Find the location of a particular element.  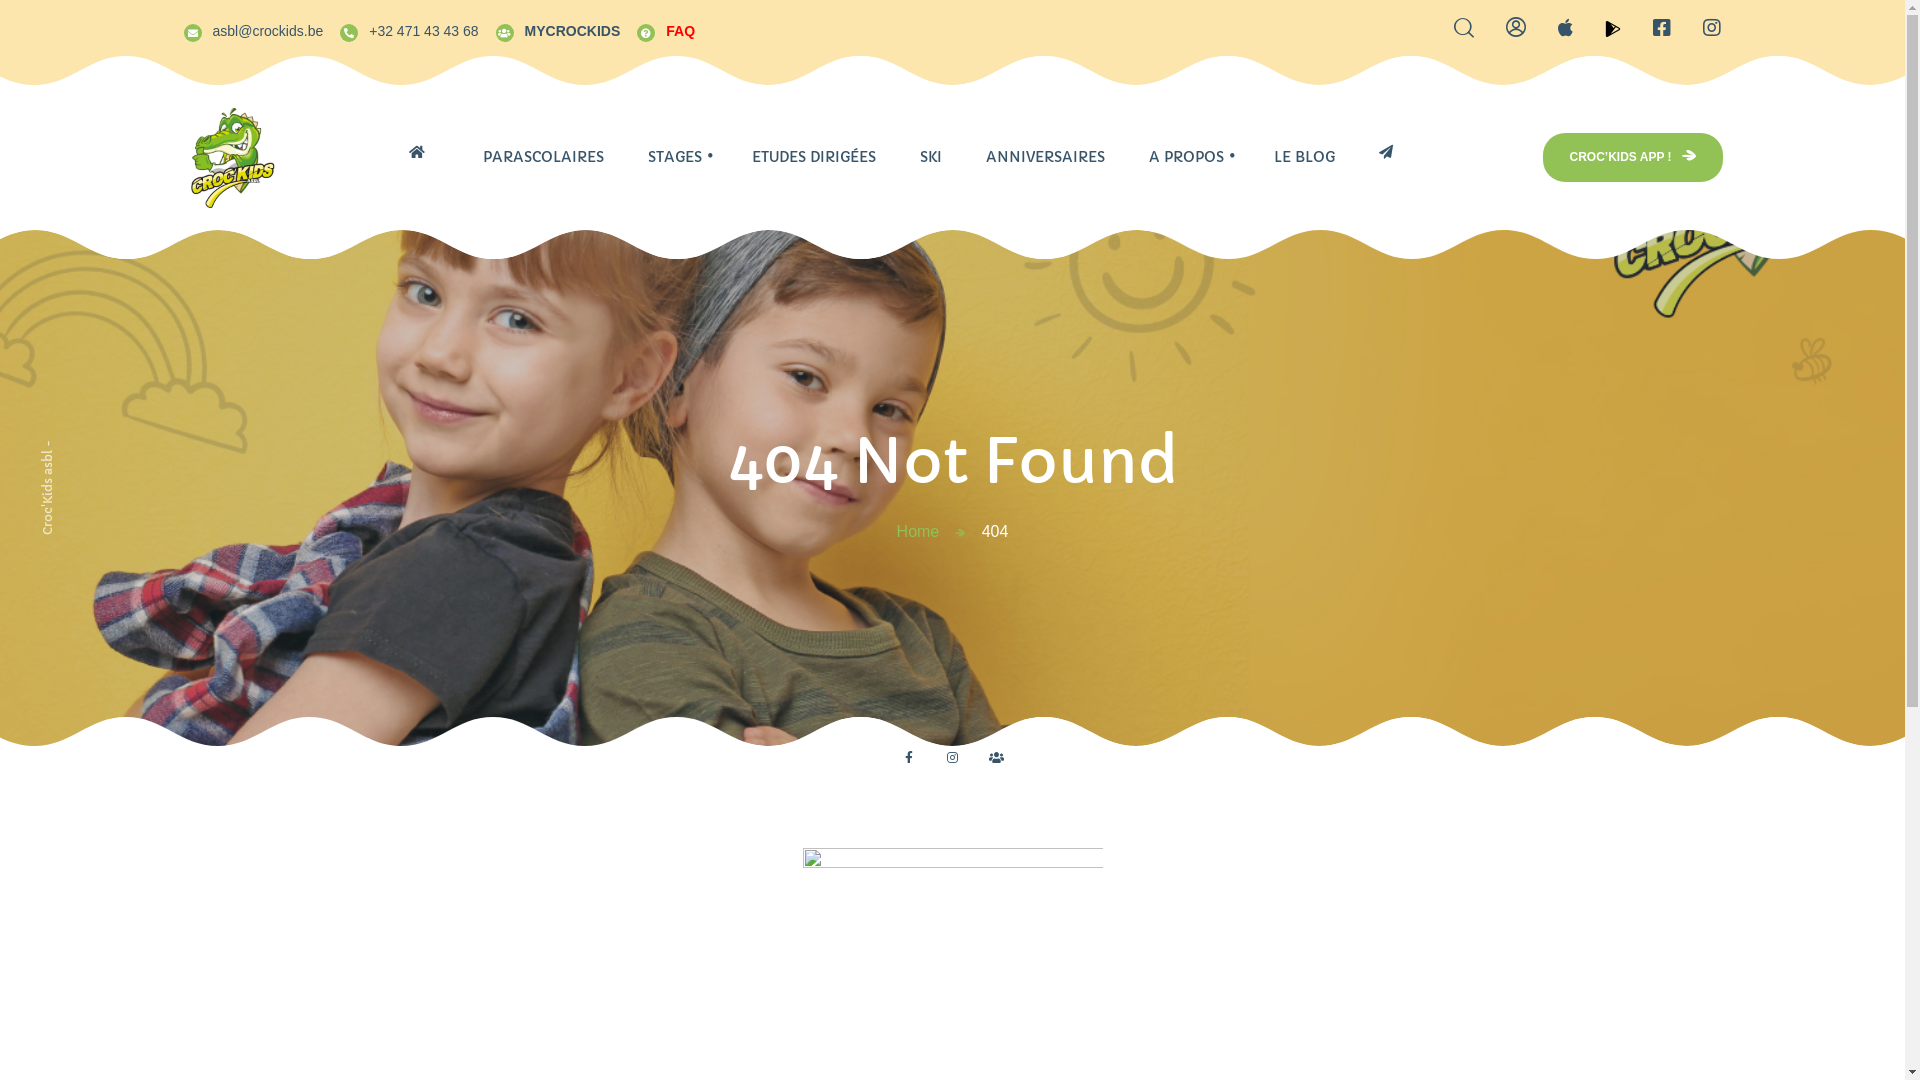

'LE BLOG' is located at coordinates (1304, 156).